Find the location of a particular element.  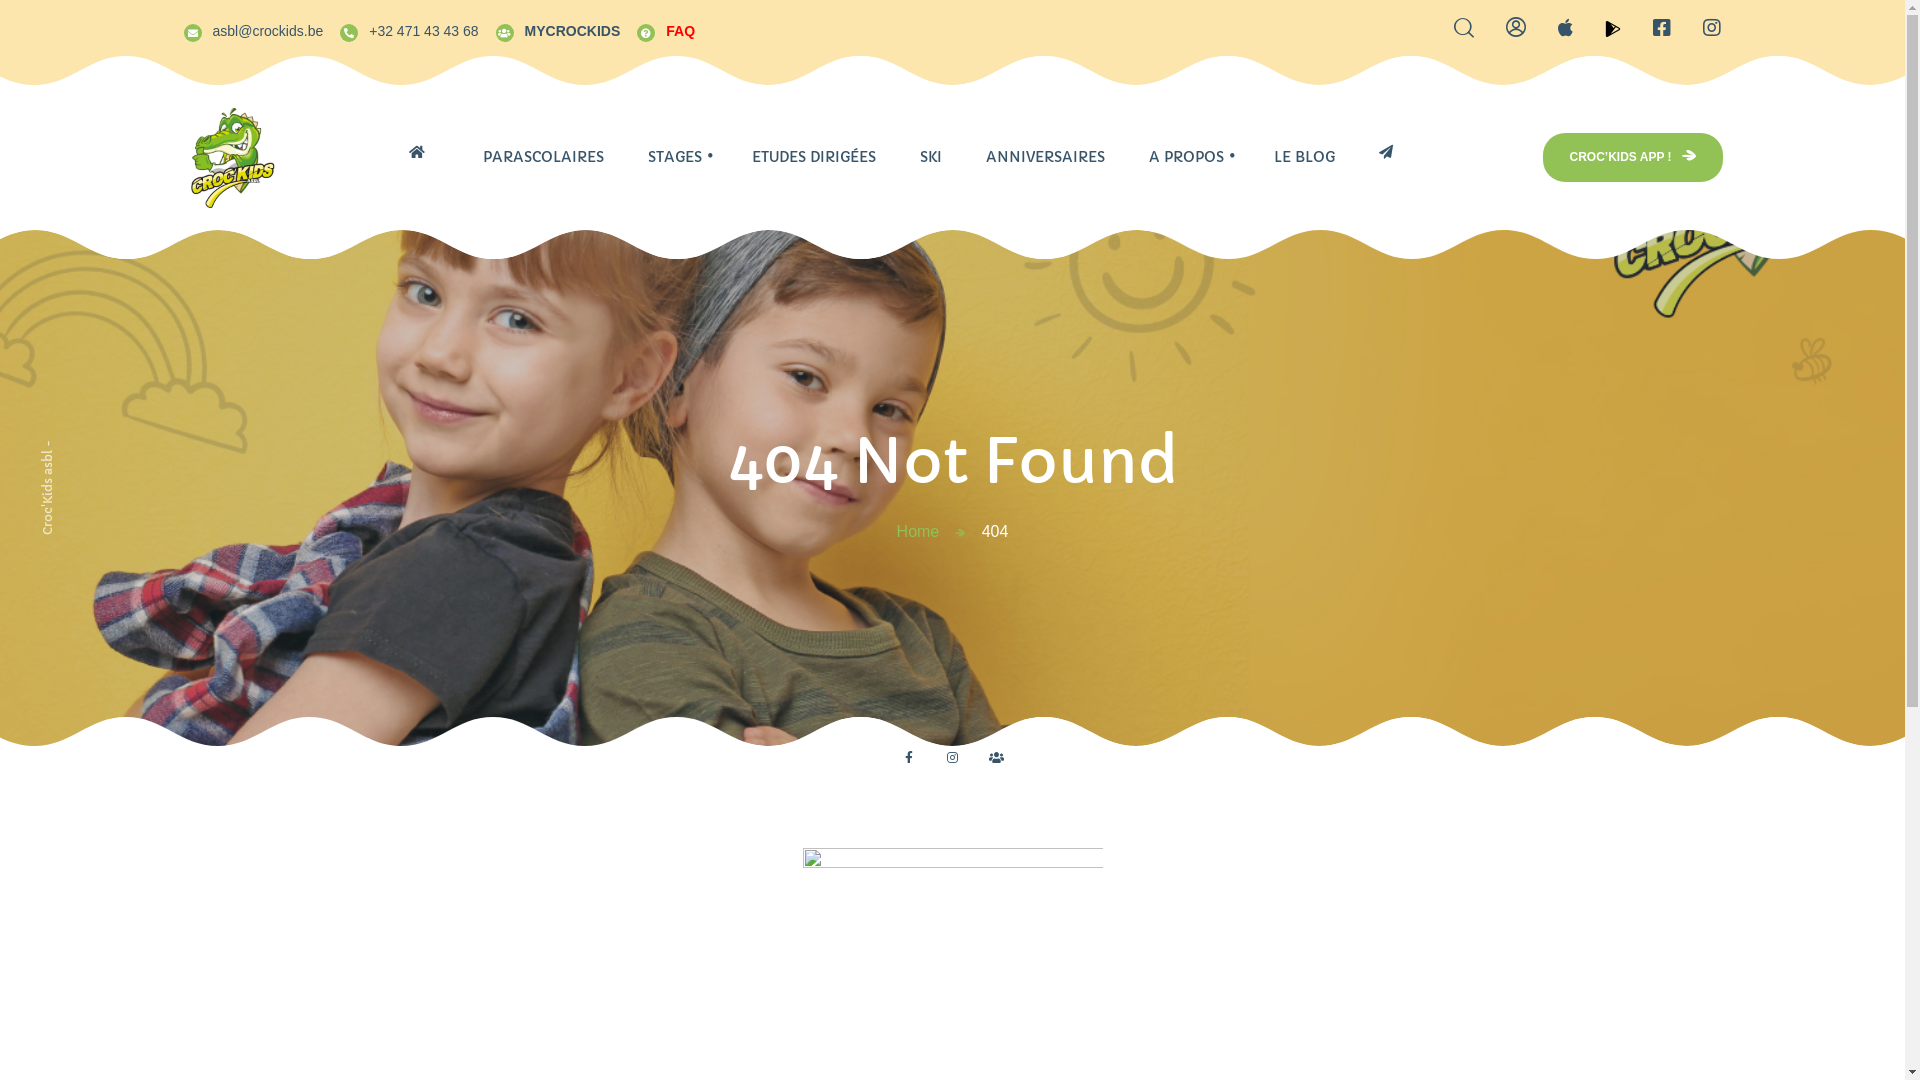

'LE BLOG' is located at coordinates (1304, 156).